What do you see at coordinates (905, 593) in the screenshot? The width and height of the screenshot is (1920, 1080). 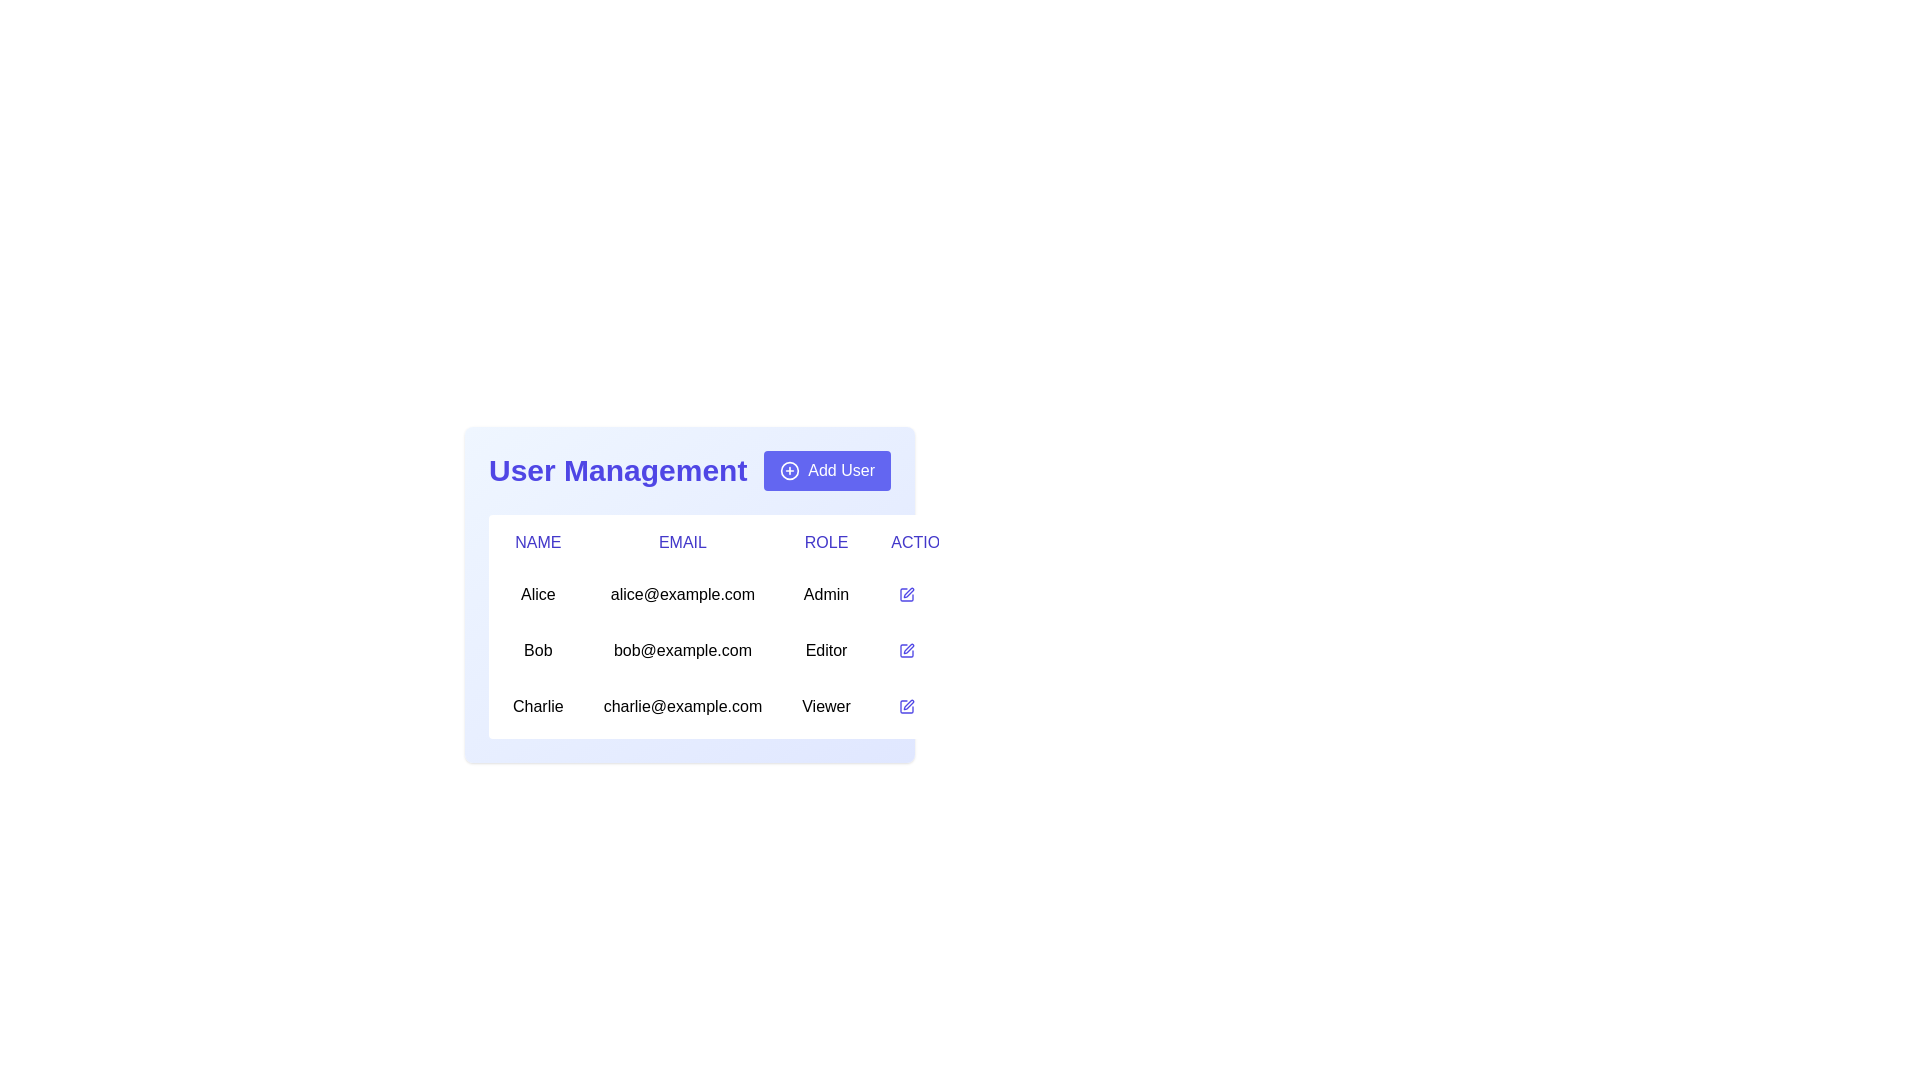 I see `the button with an icon in the 'Action' column of the 'User Management' table for user 'Alice'` at bounding box center [905, 593].